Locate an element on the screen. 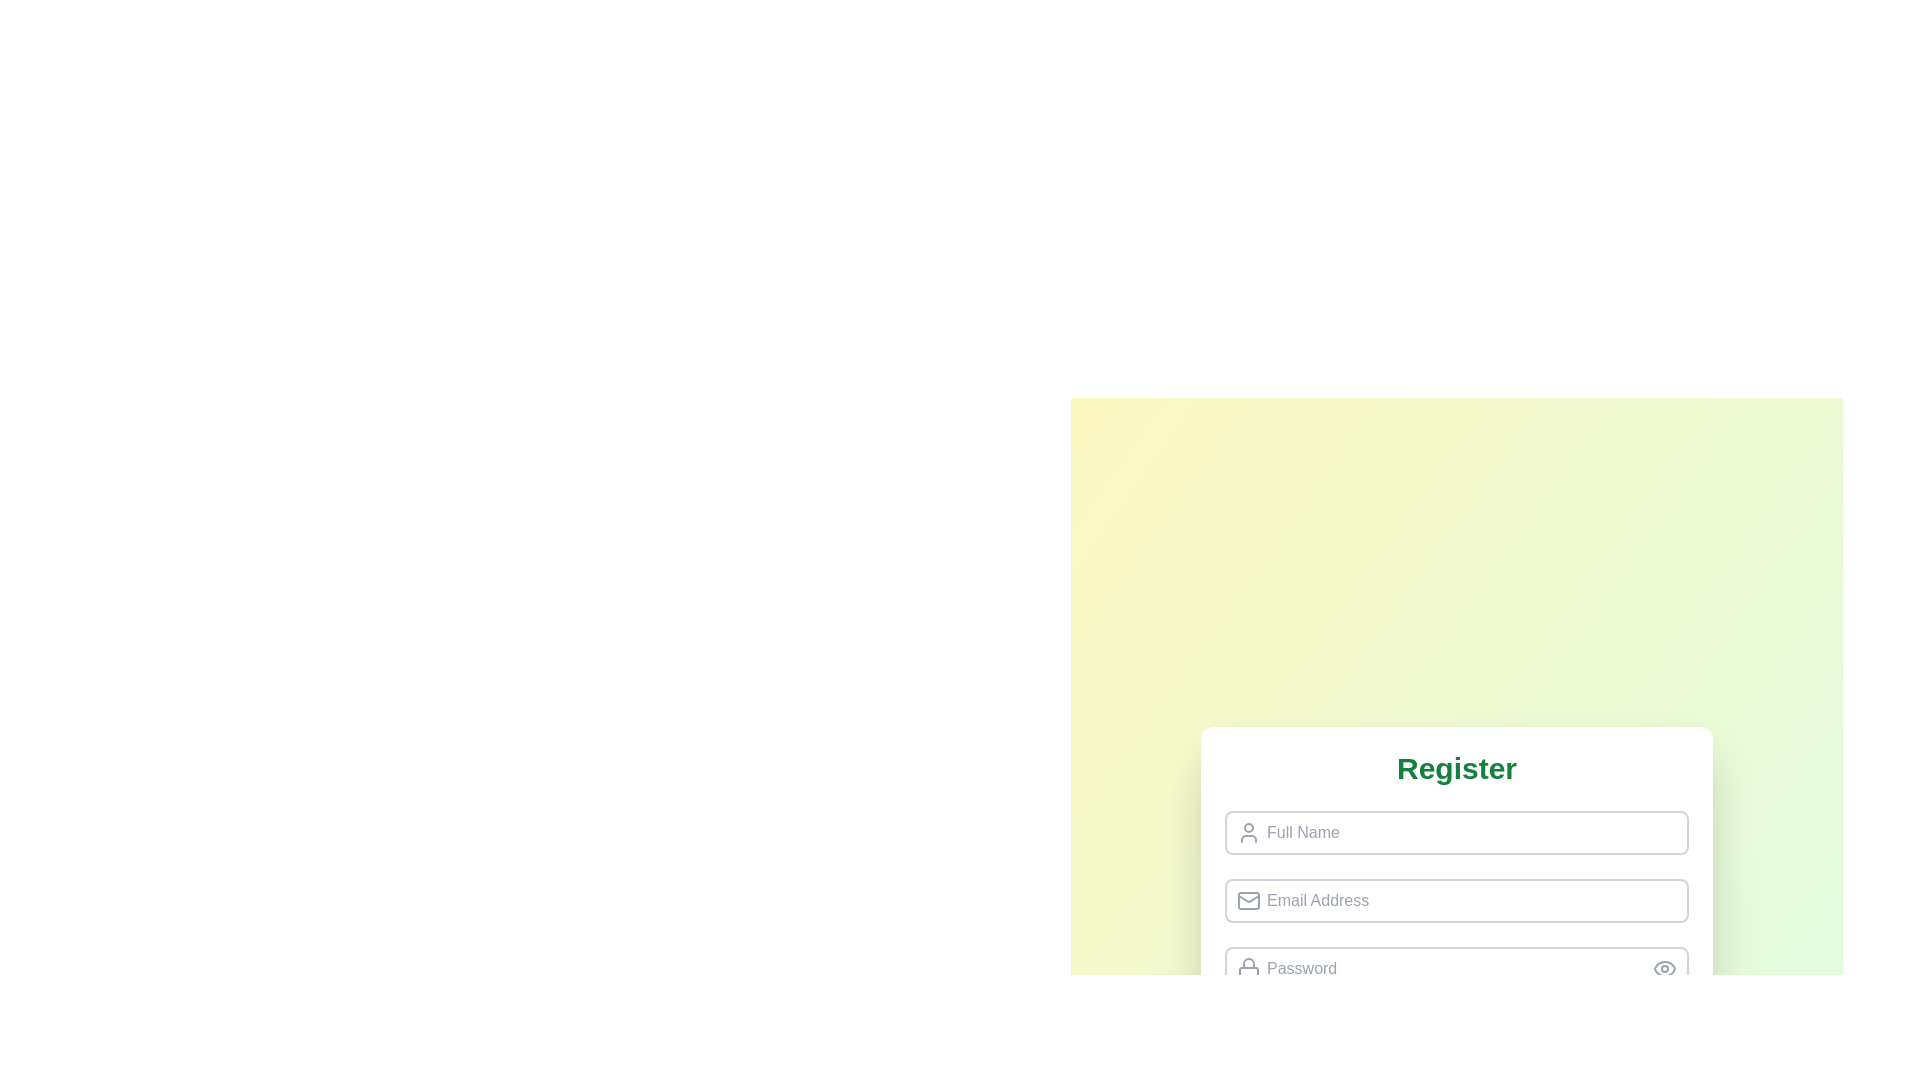 The height and width of the screenshot is (1080, 1920). the bold, large-sized 'Register' text label, which is styled in green and aligned at the top of the form layout is located at coordinates (1457, 767).